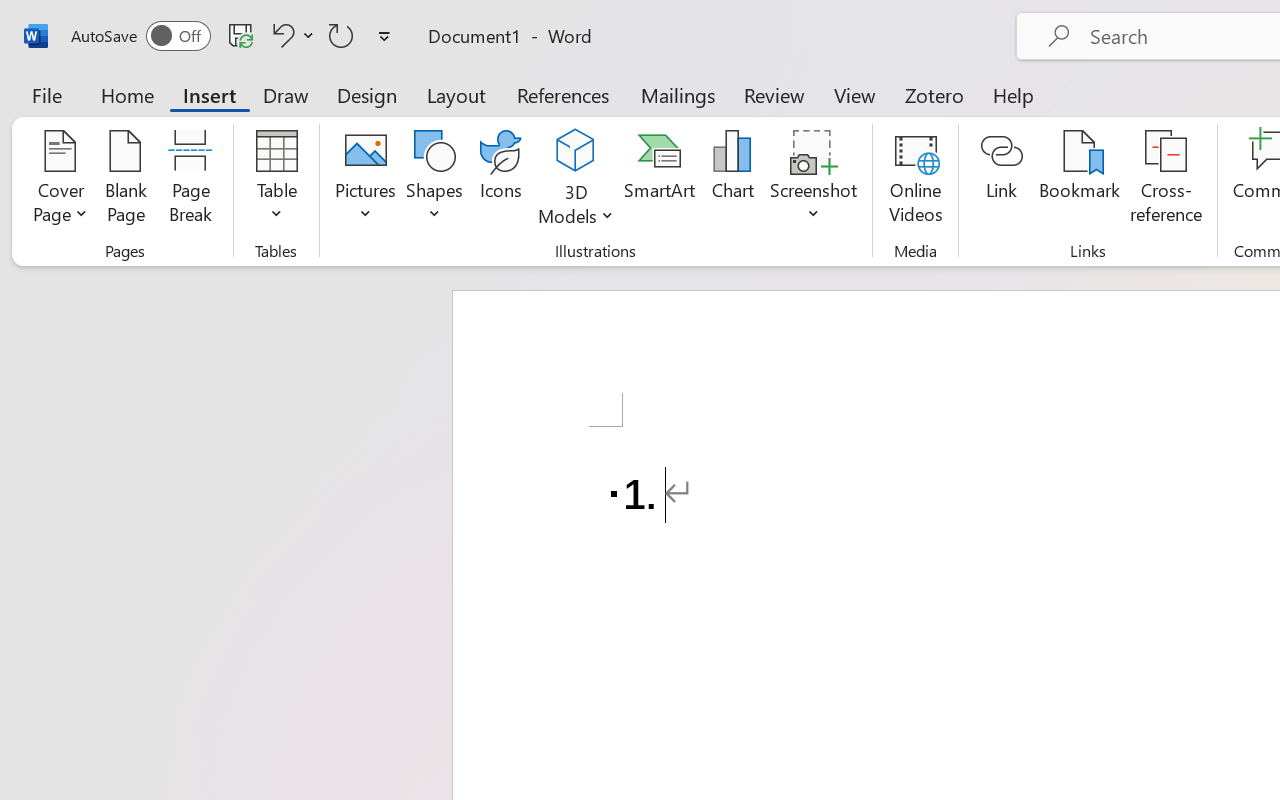  I want to click on 'Shapes', so click(434, 179).